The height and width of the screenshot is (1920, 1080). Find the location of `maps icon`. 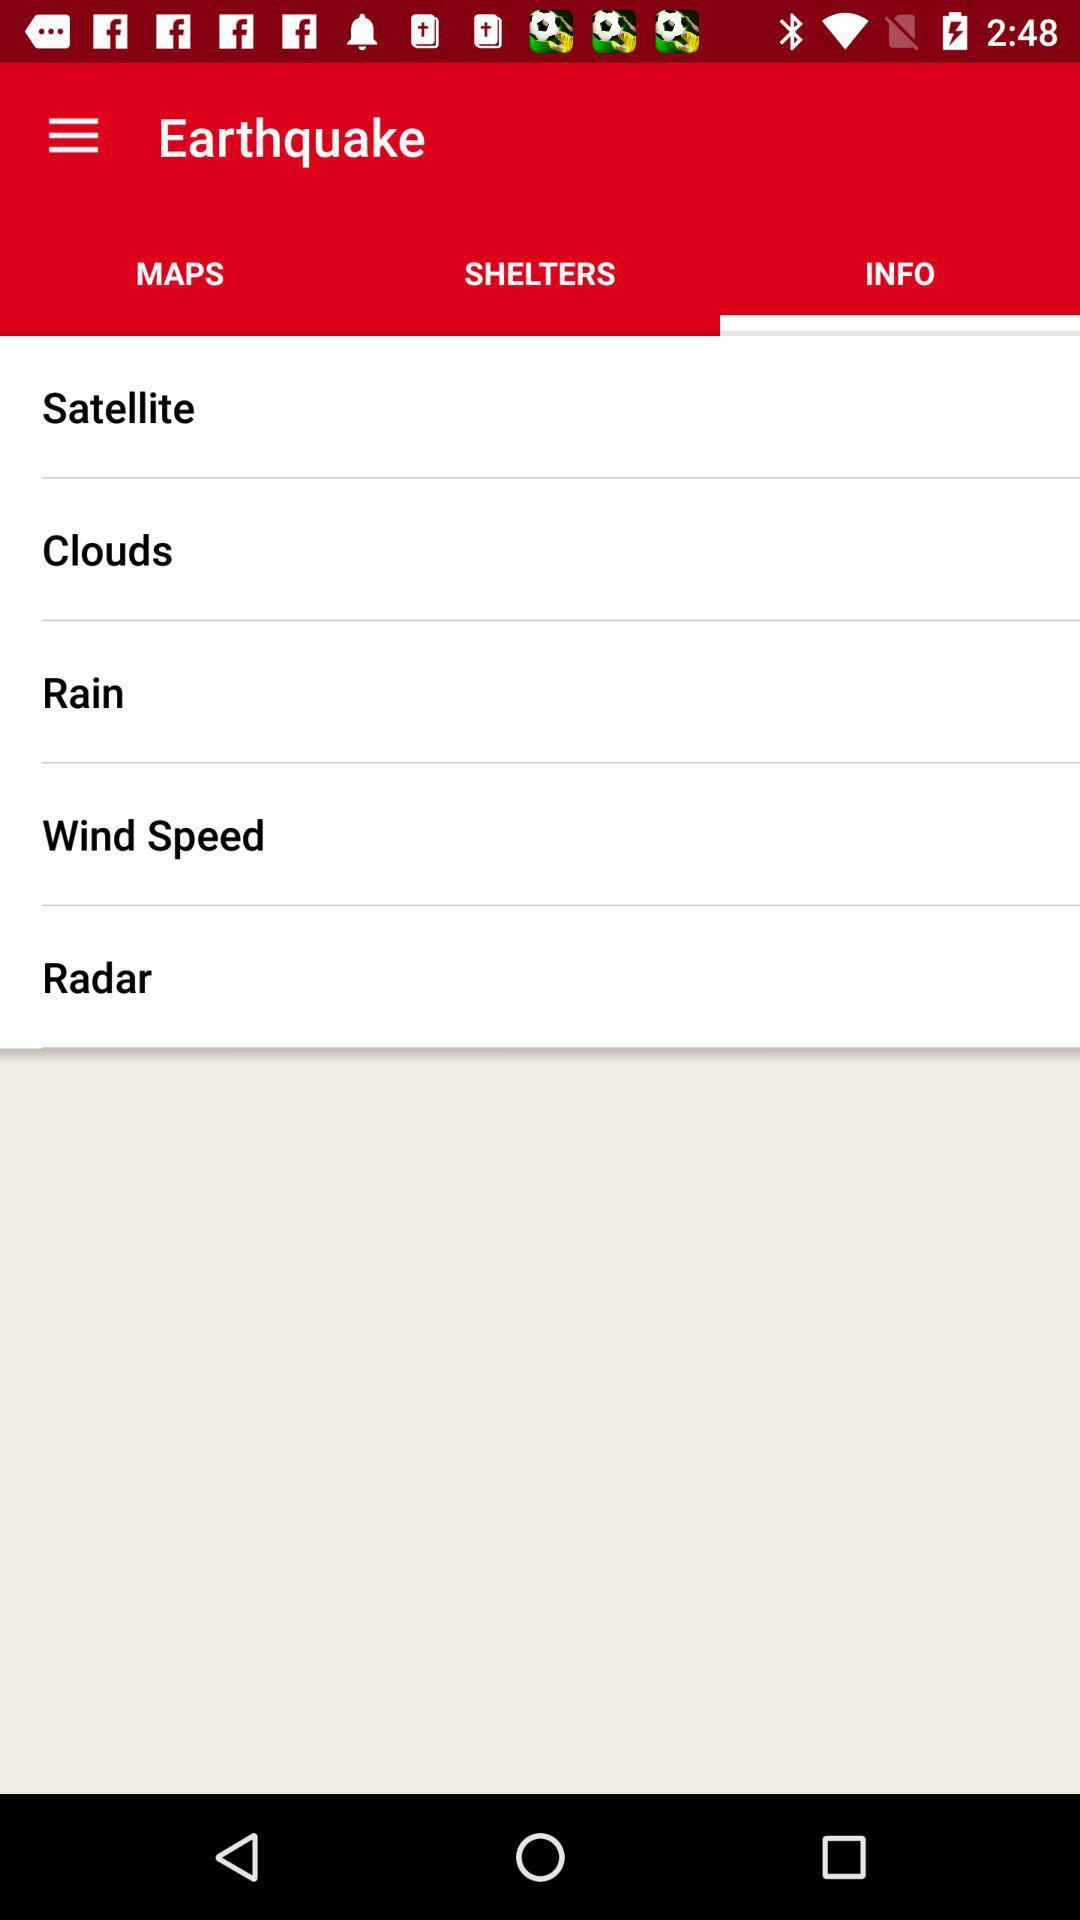

maps icon is located at coordinates (180, 272).